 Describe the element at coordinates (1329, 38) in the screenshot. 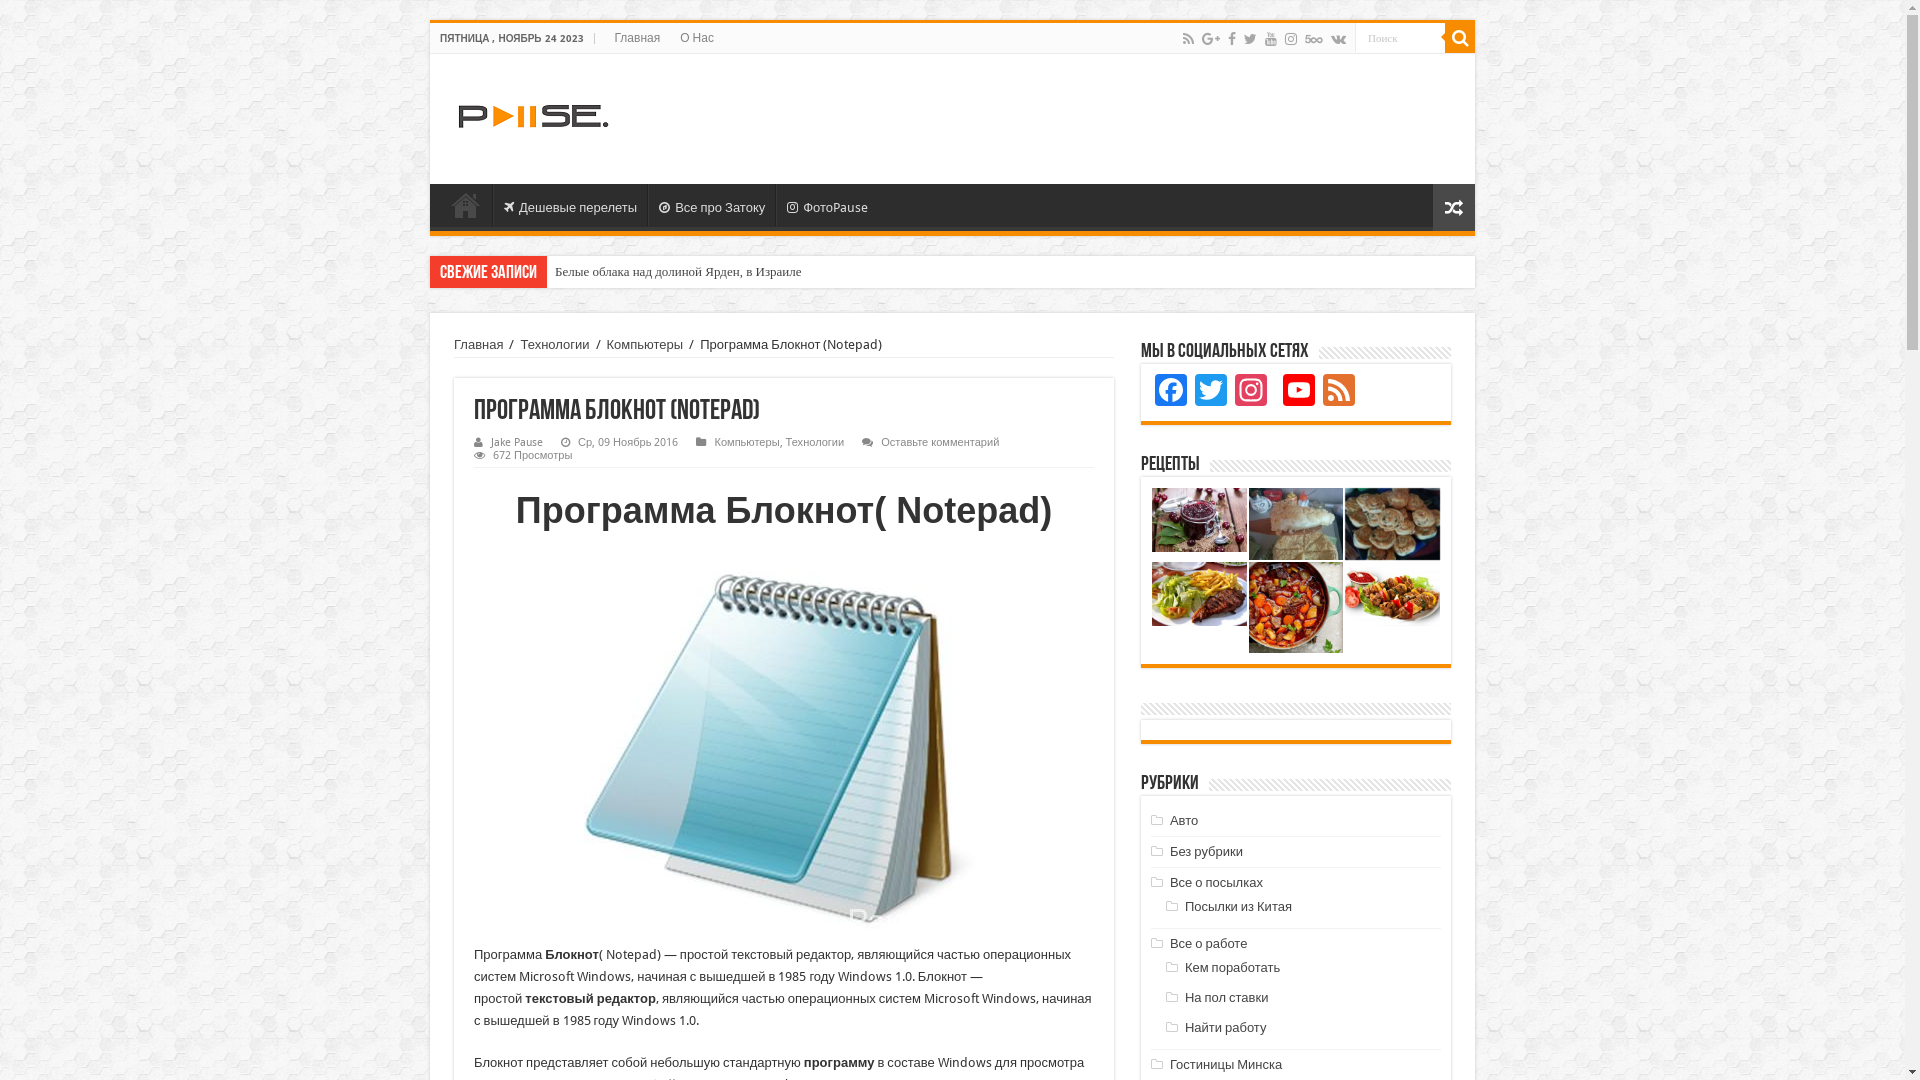

I see `'vk.com'` at that location.